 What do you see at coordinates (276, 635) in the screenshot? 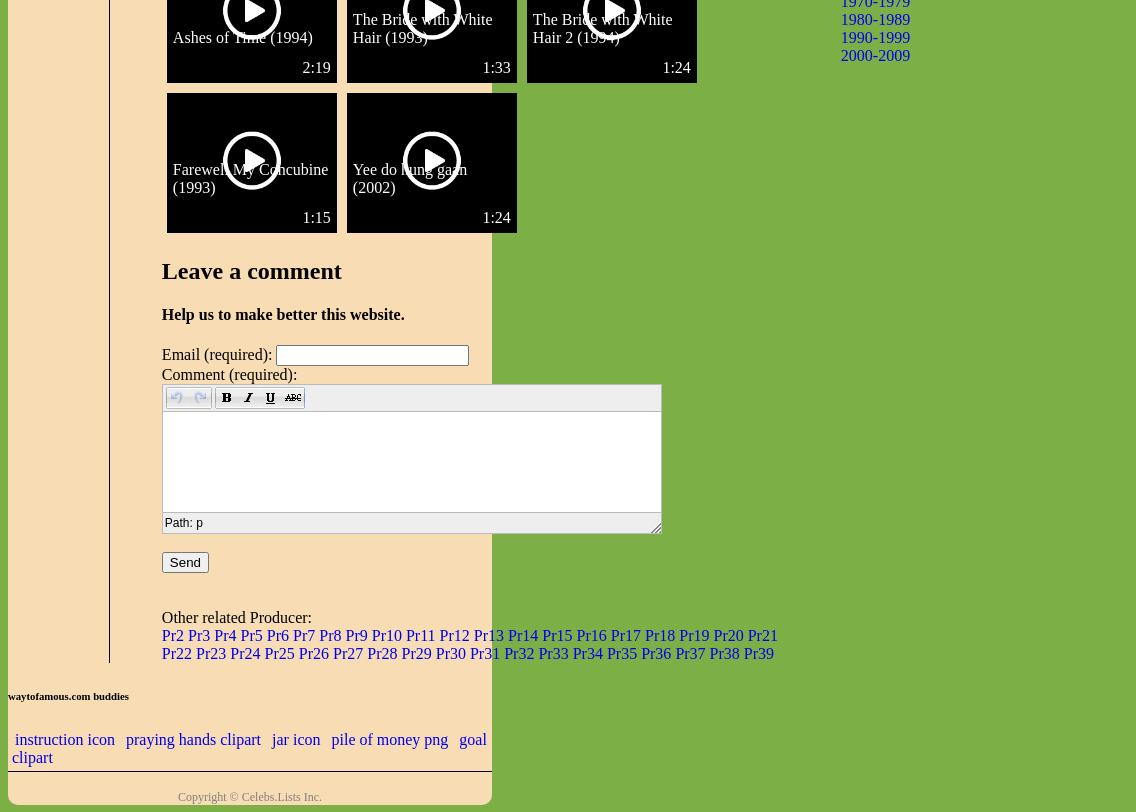
I see `'Pr6'` at bounding box center [276, 635].